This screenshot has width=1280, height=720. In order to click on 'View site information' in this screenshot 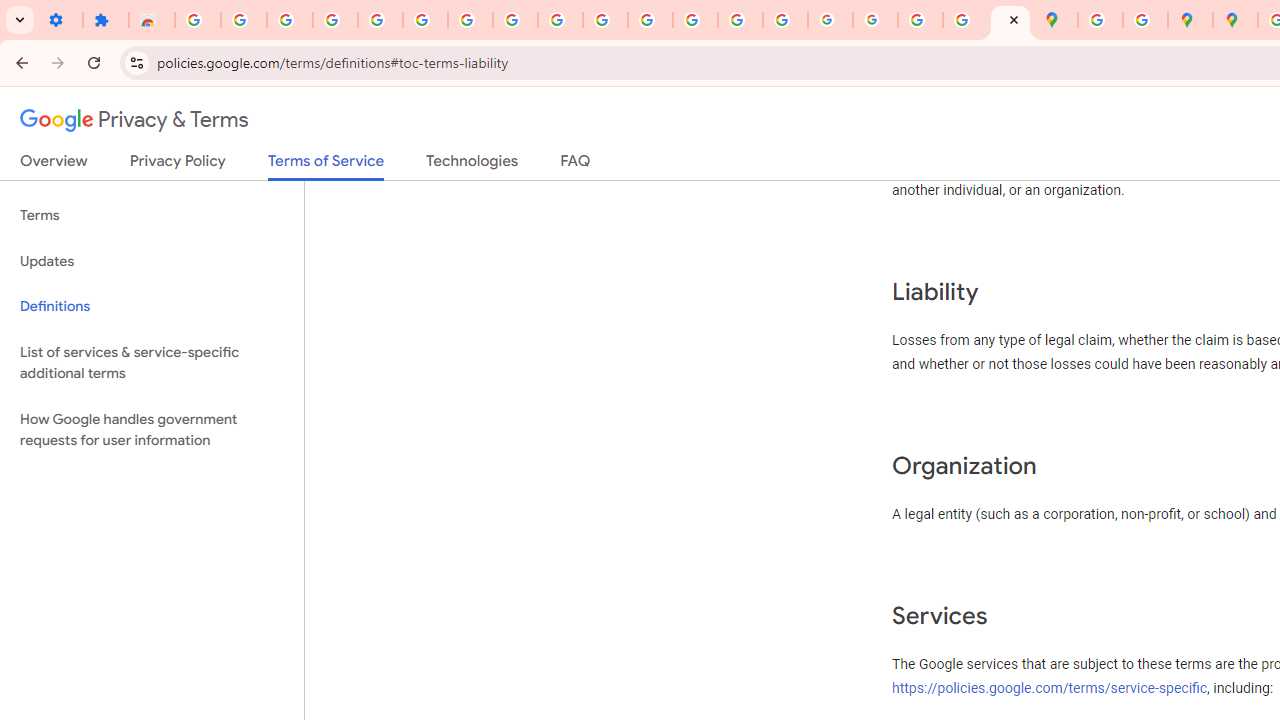, I will do `click(135, 61)`.